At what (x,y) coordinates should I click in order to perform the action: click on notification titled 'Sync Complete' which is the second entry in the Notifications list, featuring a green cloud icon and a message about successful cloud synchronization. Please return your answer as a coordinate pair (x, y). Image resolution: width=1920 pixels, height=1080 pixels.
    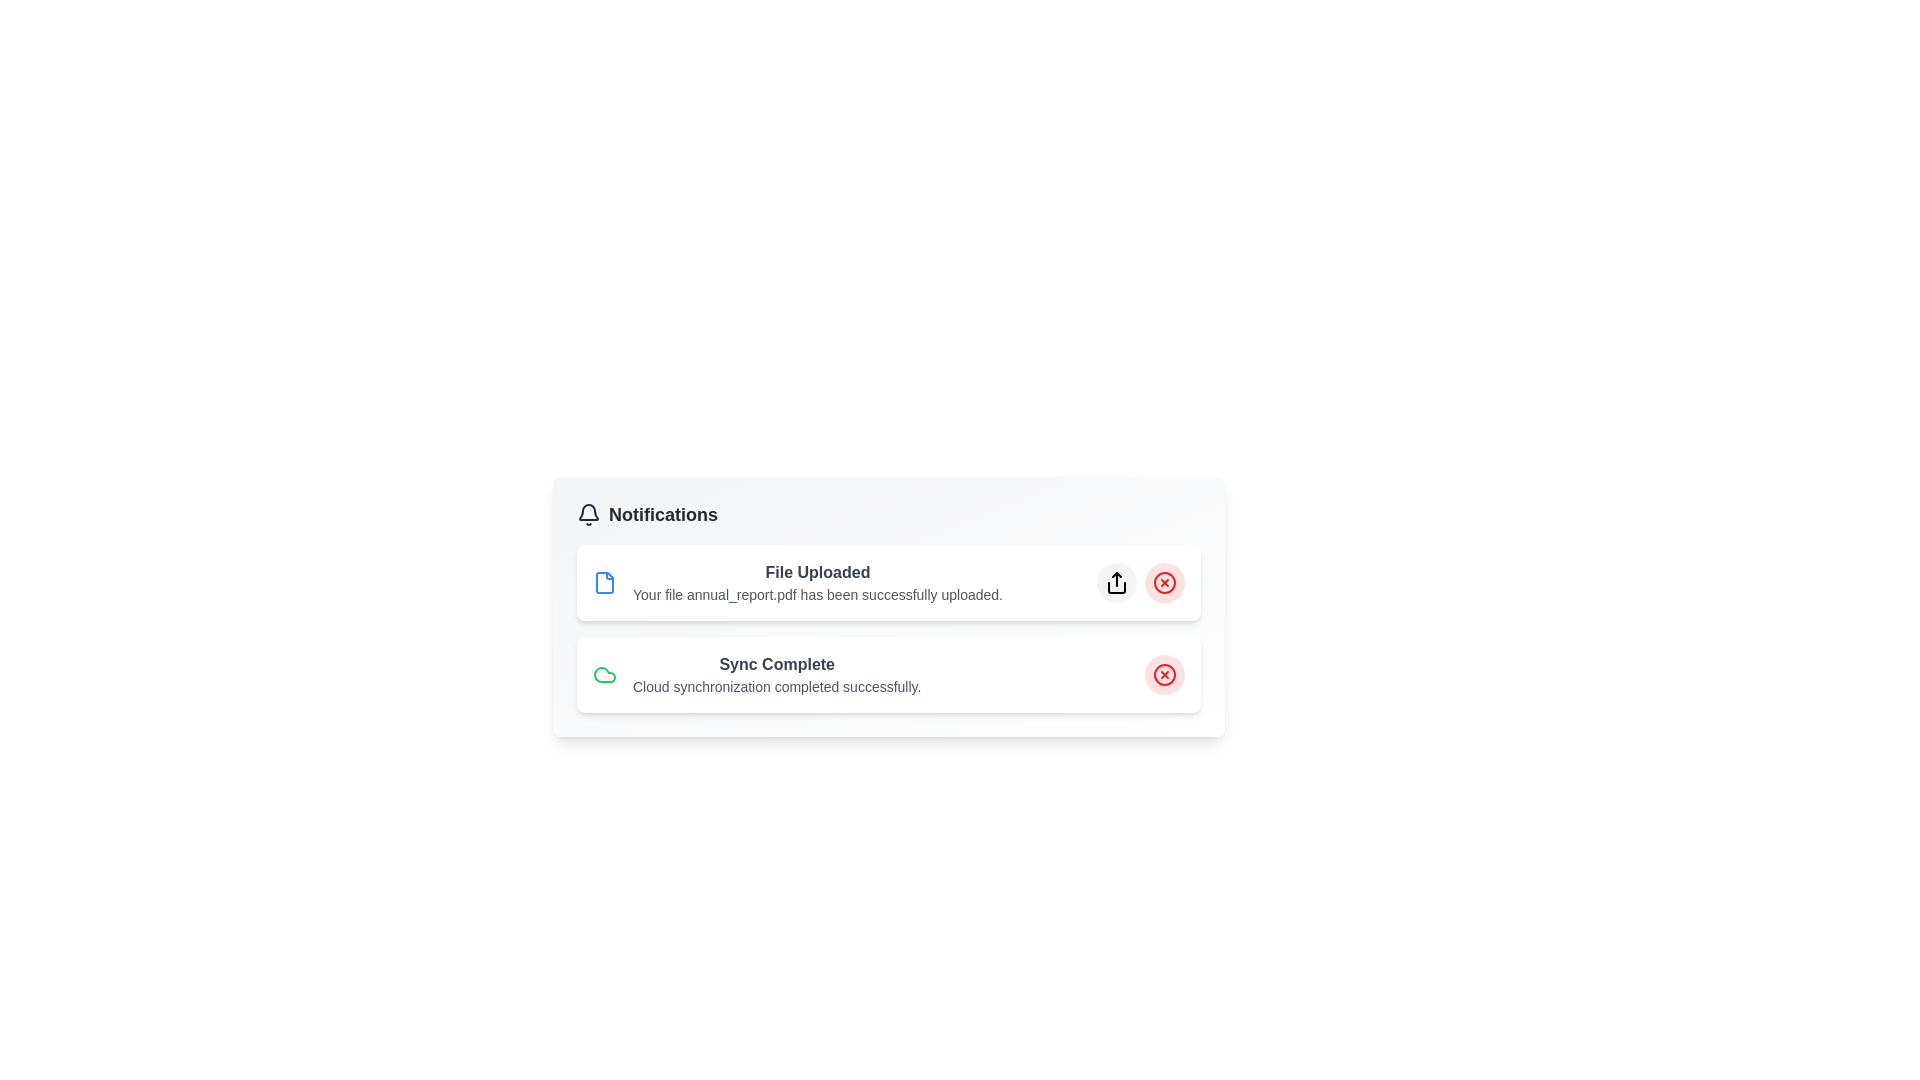
    Looking at the image, I should click on (756, 675).